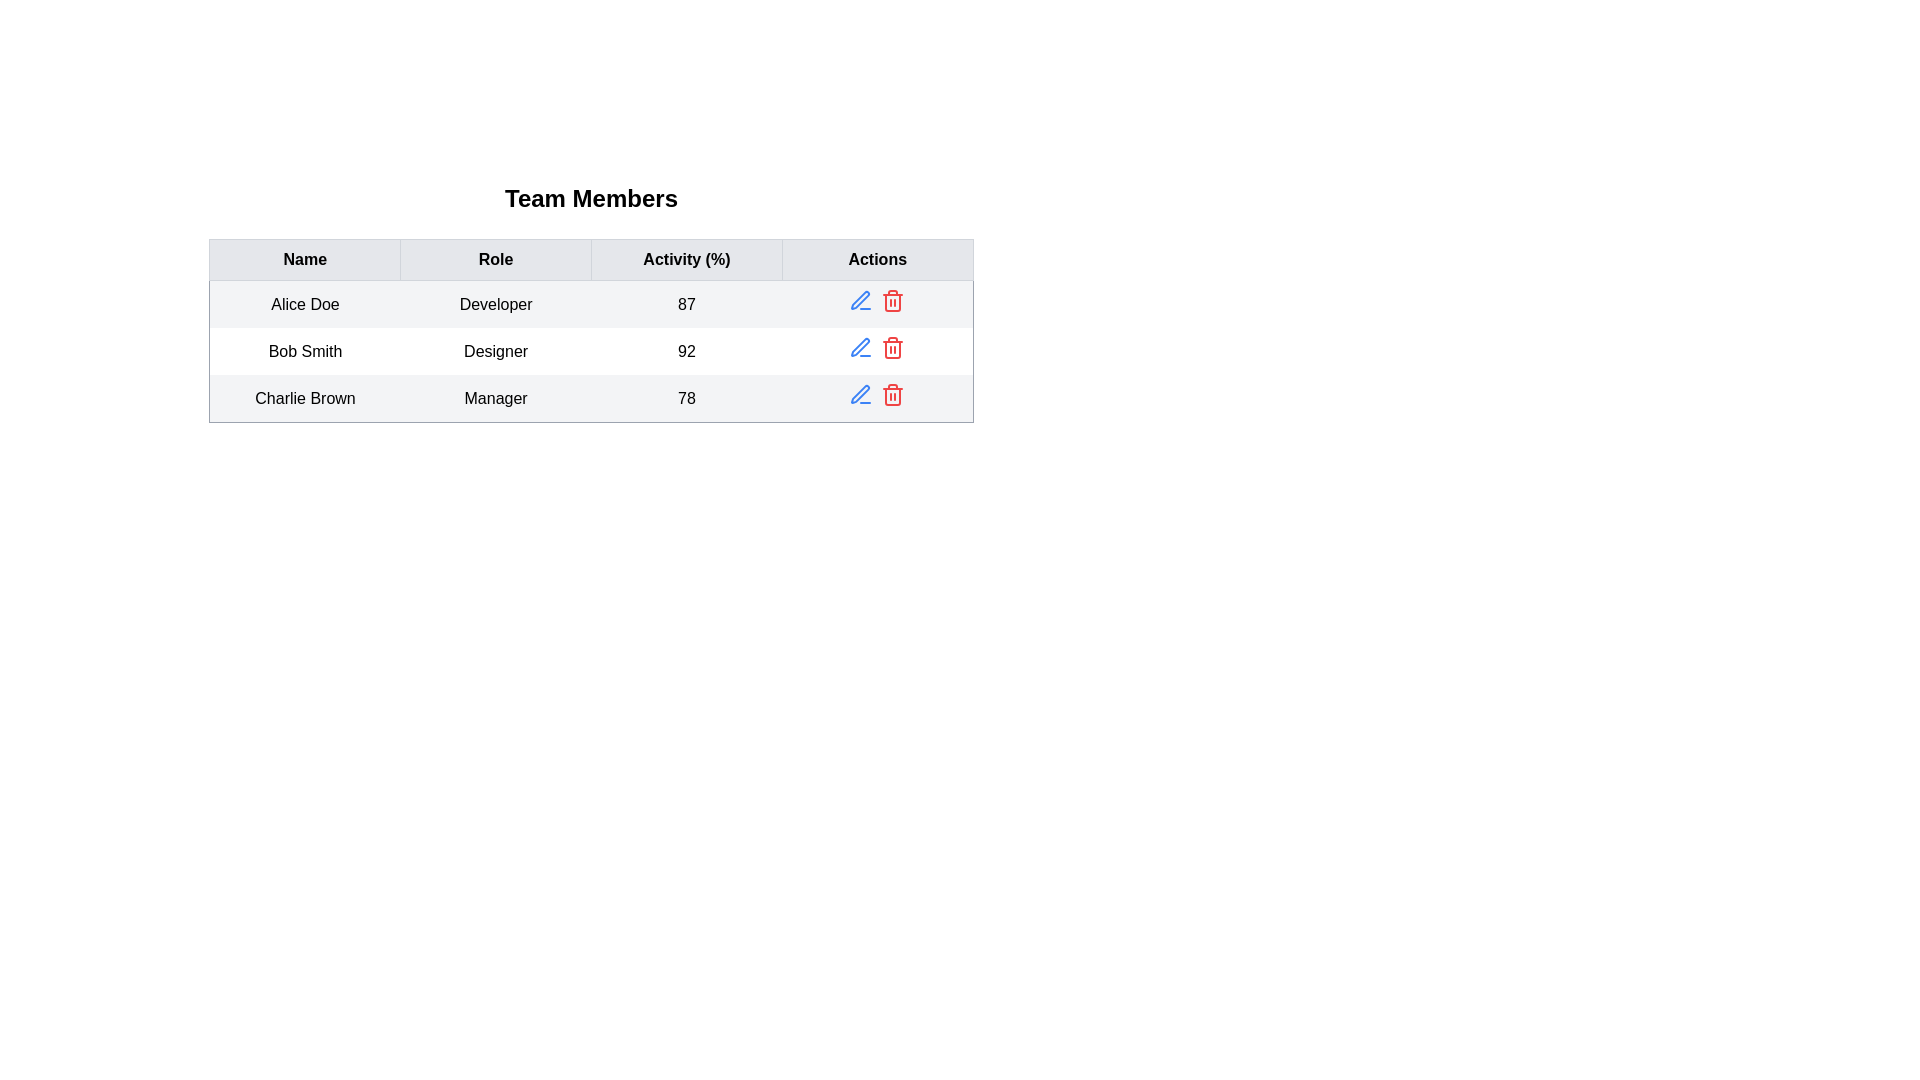 This screenshot has width=1920, height=1080. Describe the element at coordinates (861, 346) in the screenshot. I see `edit icon for the team member with name Bob Smith` at that location.